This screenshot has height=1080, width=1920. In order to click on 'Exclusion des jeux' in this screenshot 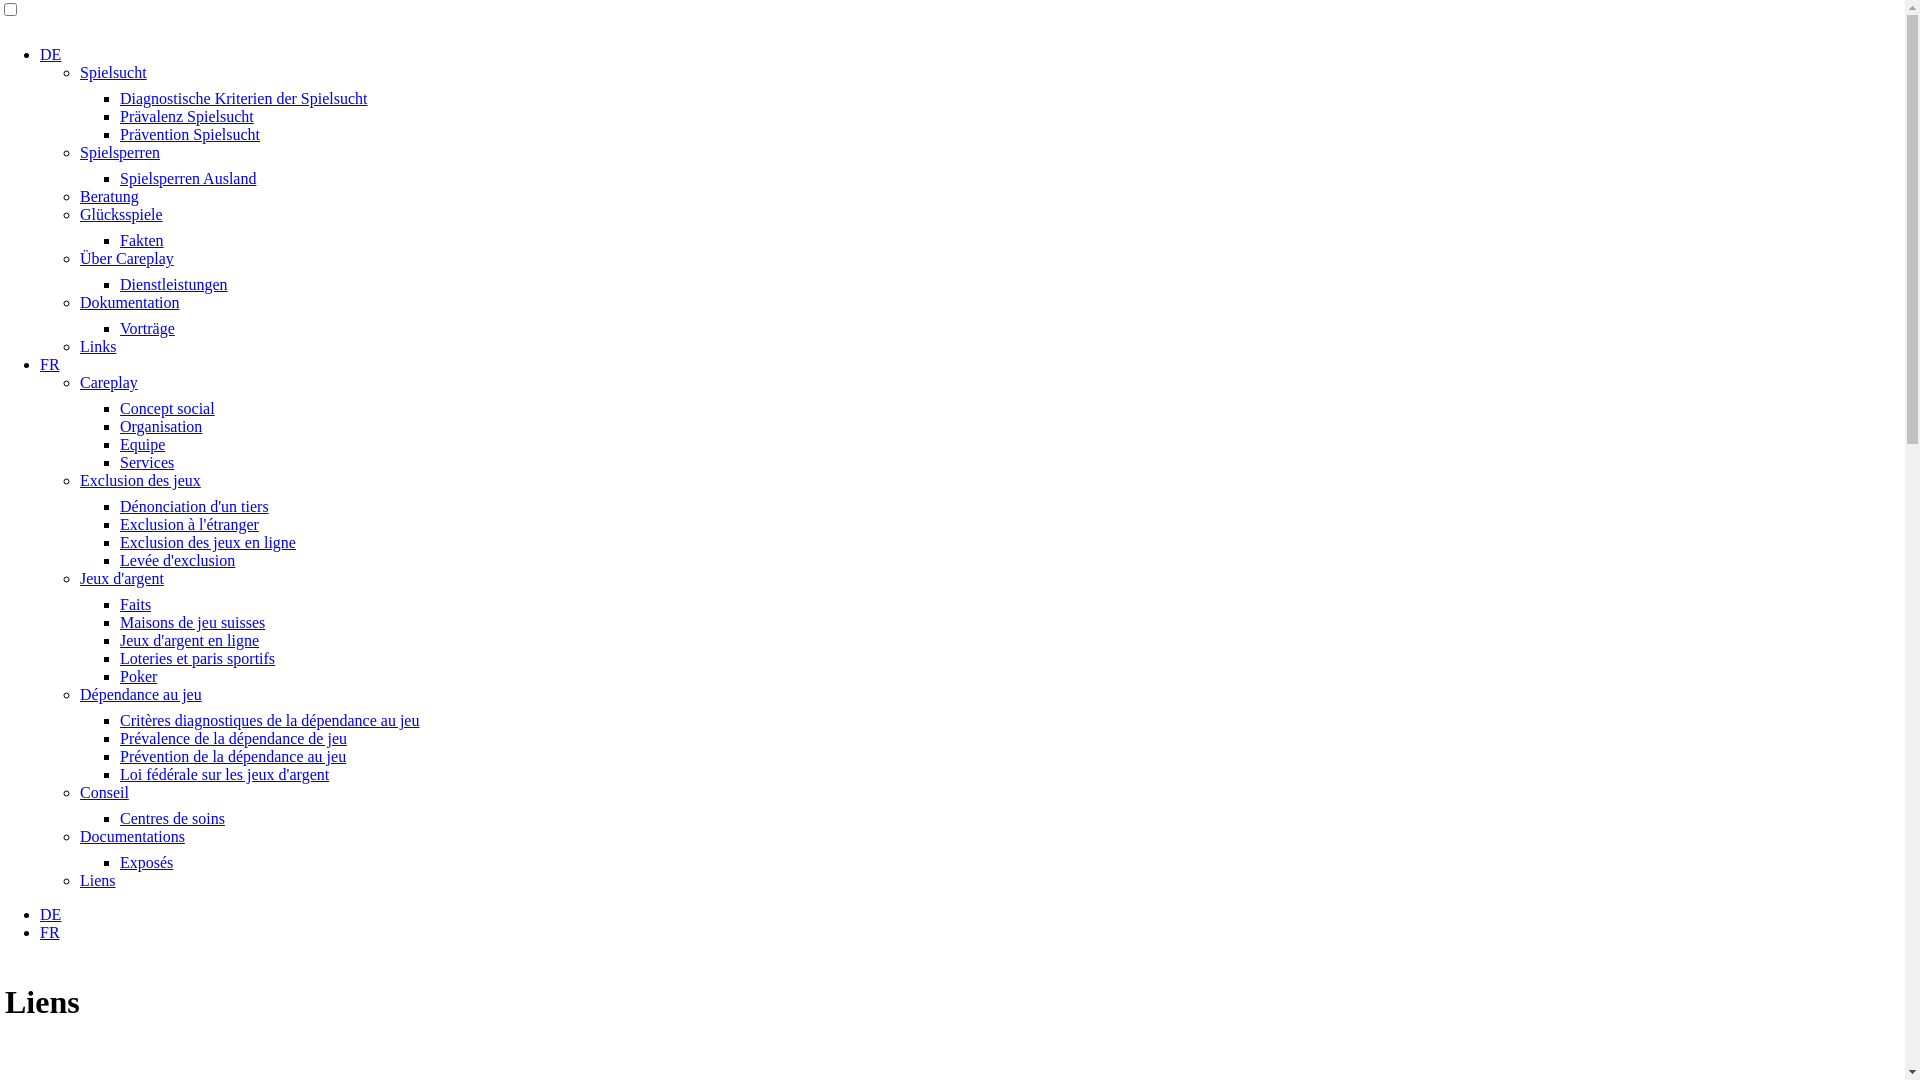, I will do `click(80, 480)`.